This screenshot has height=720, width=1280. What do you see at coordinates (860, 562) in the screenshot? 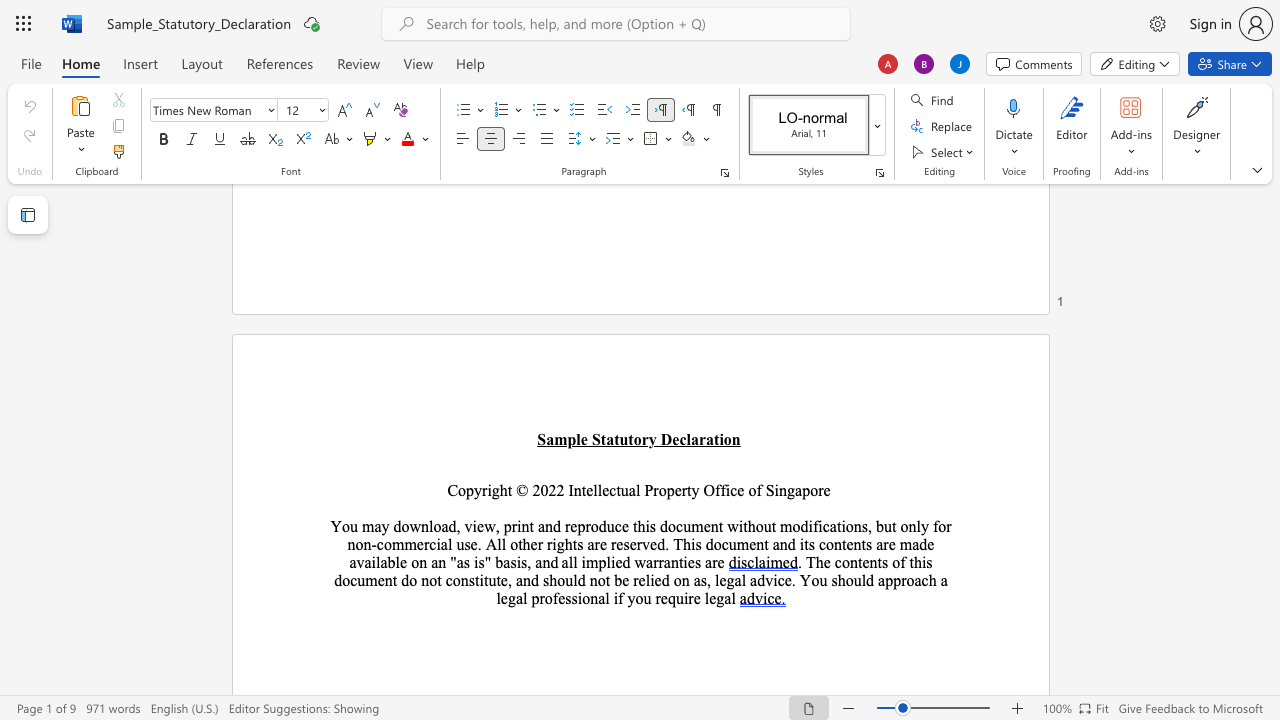
I see `the 1th character "t" in the text` at bounding box center [860, 562].